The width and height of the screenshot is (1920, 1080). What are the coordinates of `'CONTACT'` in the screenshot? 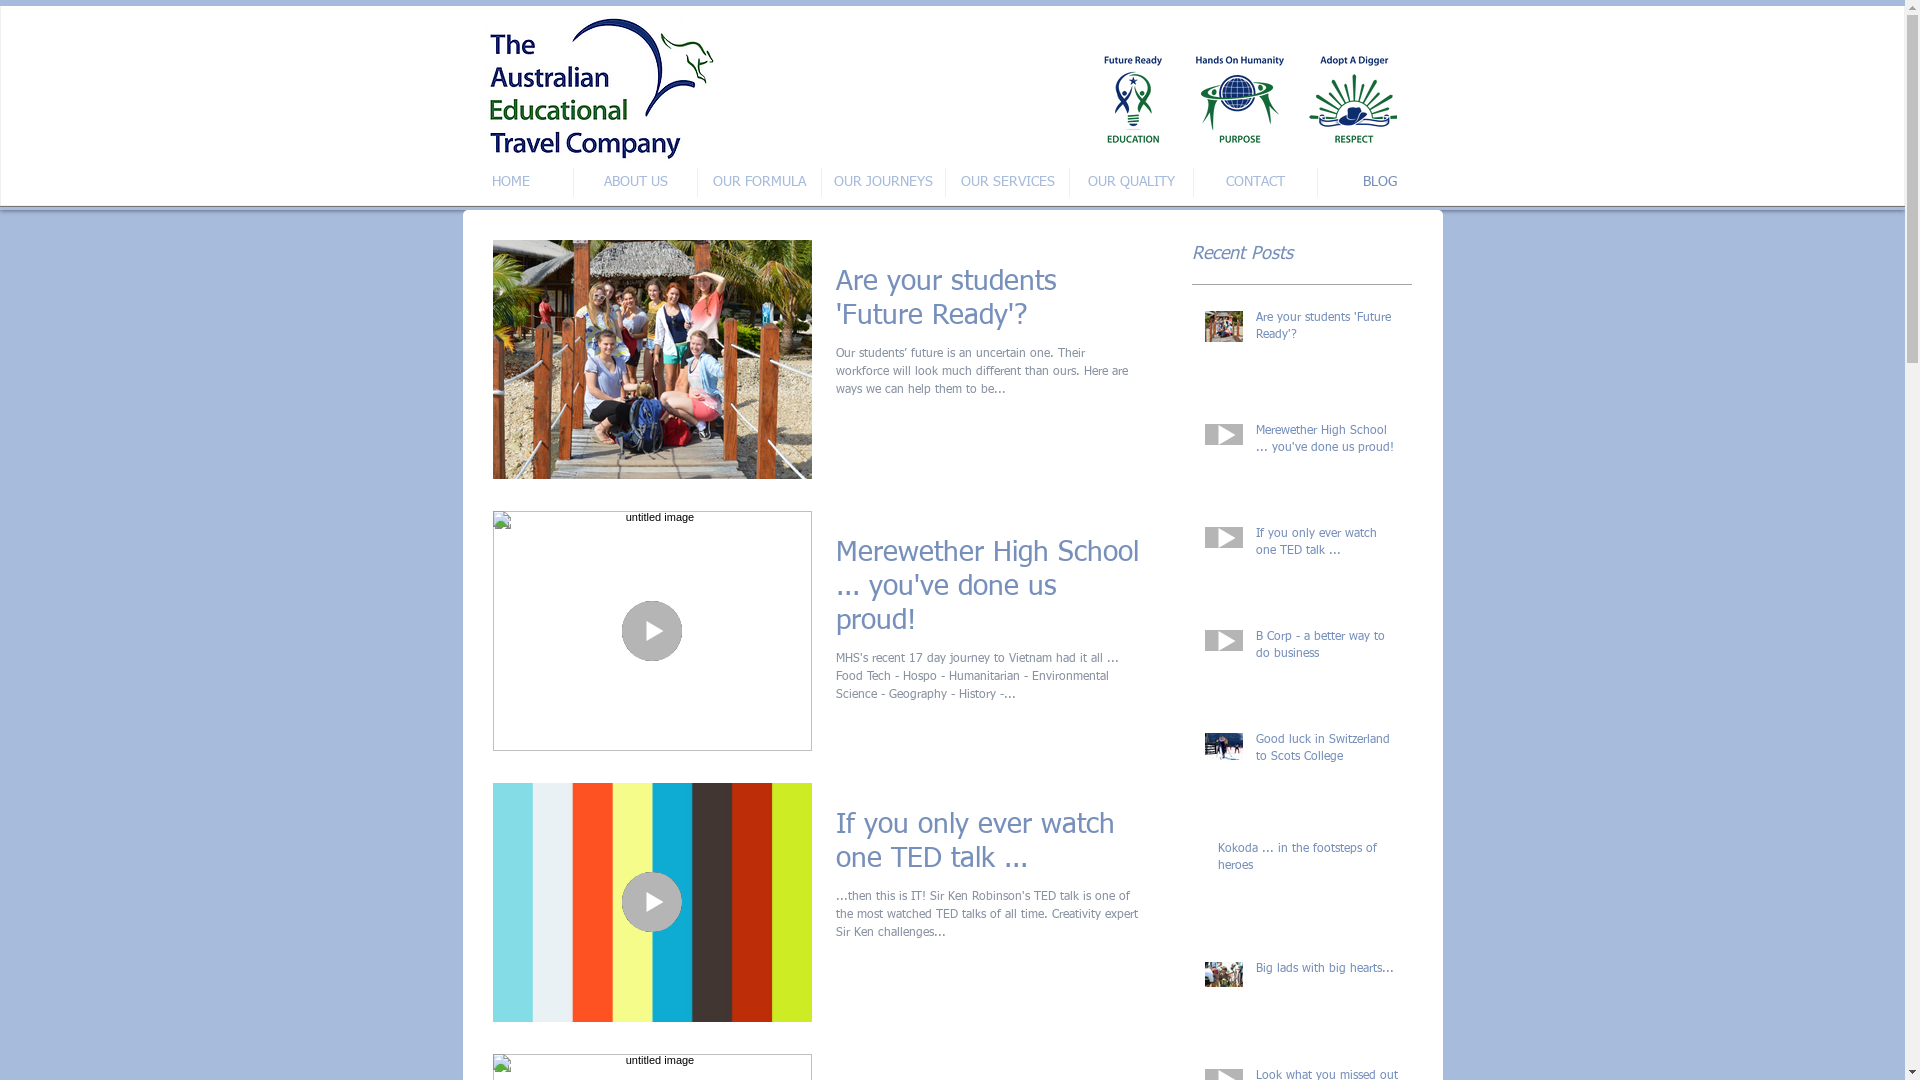 It's located at (1254, 182).